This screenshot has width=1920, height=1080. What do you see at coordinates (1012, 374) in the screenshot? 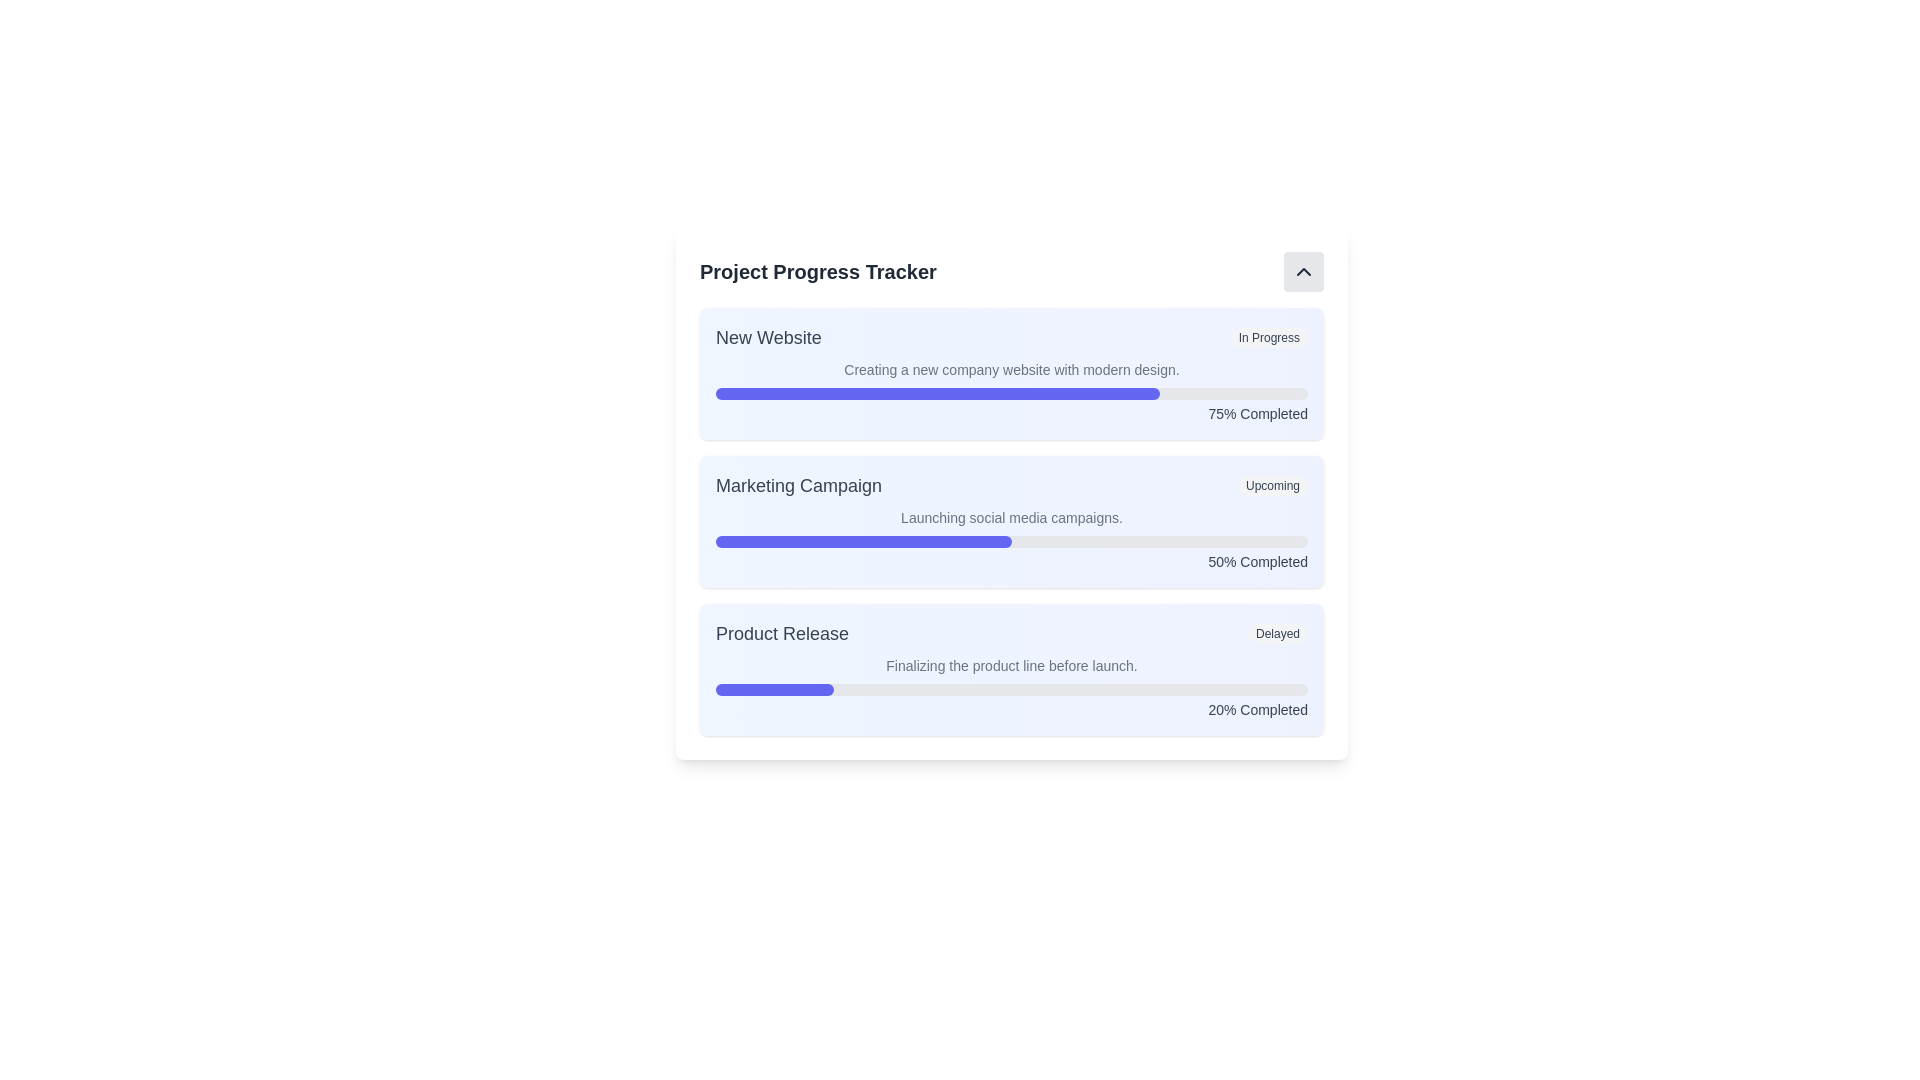
I see `text details from the Progress card titled 'New Website' with the status 'In Progress' and progress information '75% Completed'` at bounding box center [1012, 374].